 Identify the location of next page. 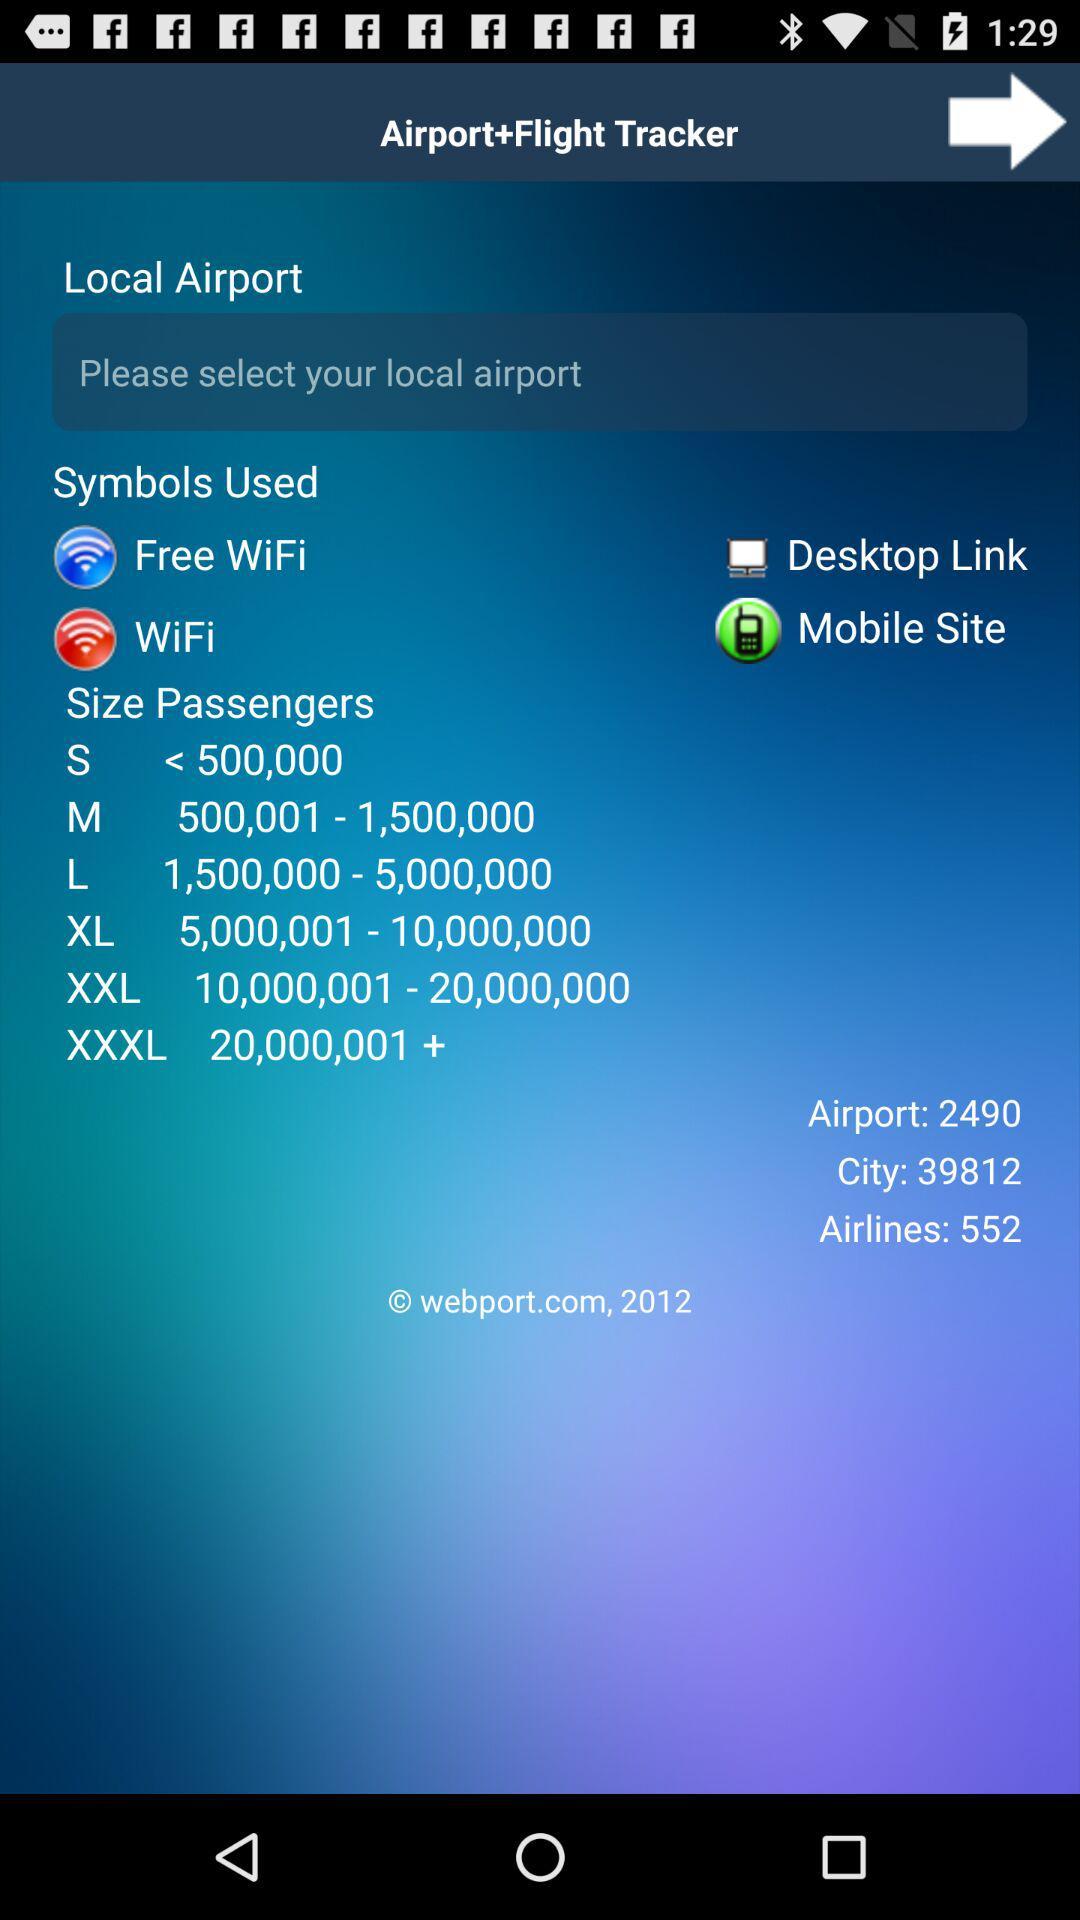
(1007, 120).